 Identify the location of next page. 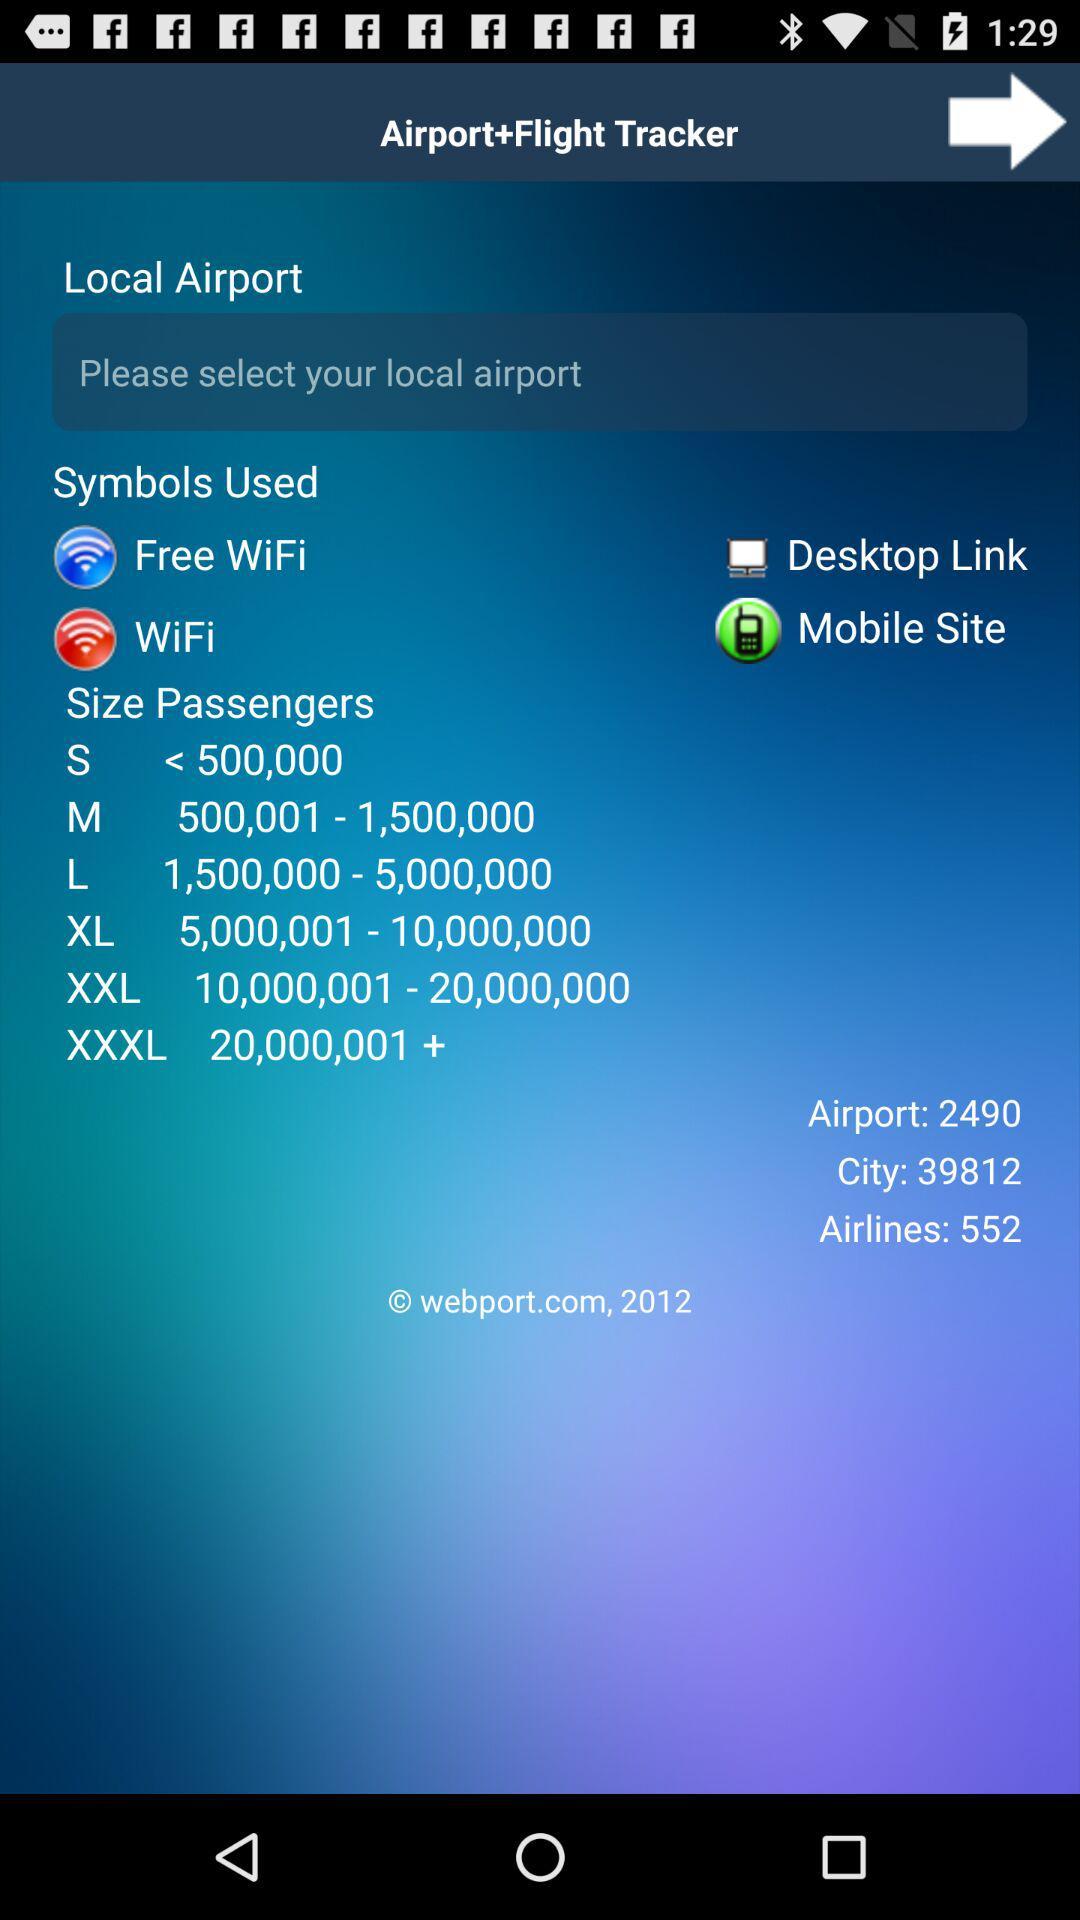
(1007, 120).